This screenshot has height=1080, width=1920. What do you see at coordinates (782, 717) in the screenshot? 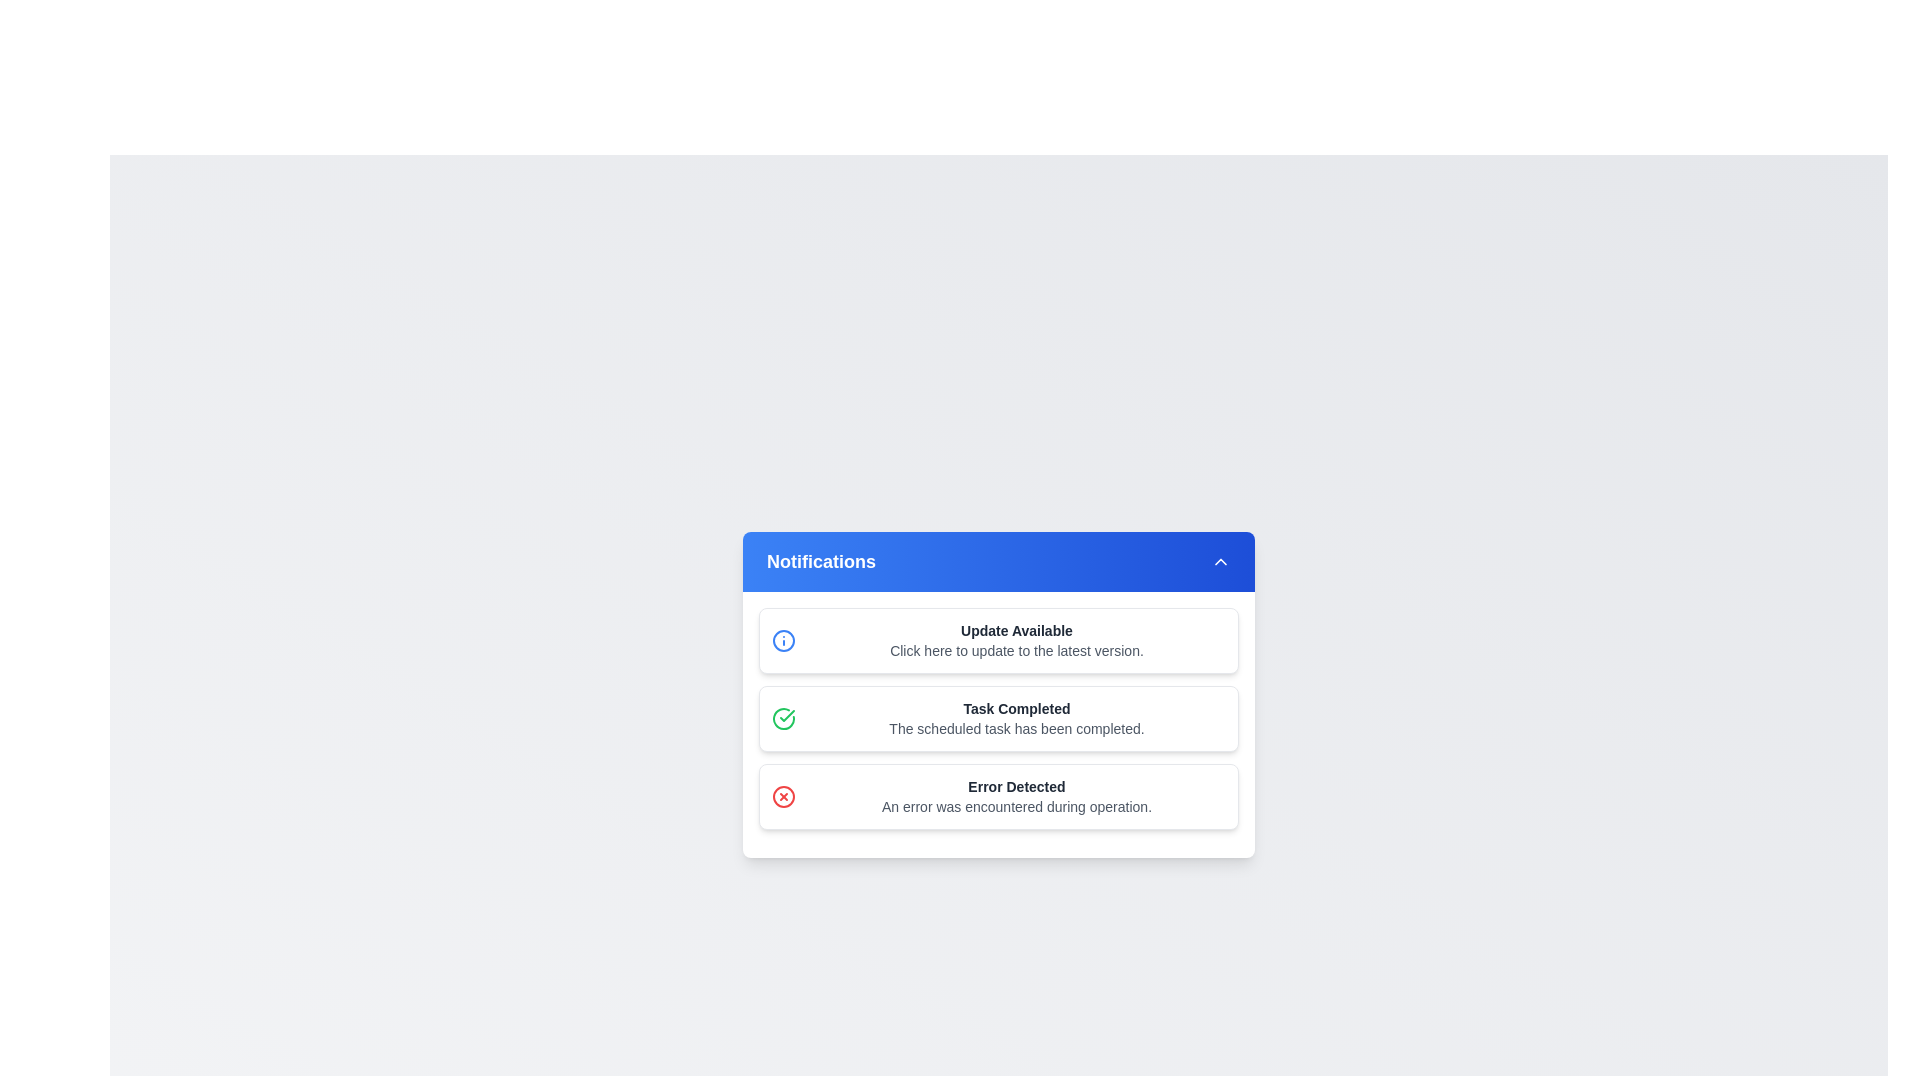
I see `the green circular icon featuring a checkmark inside, which represents a success or completion status, located to the left of the text 'Task Completed' in the notification panel` at bounding box center [782, 717].